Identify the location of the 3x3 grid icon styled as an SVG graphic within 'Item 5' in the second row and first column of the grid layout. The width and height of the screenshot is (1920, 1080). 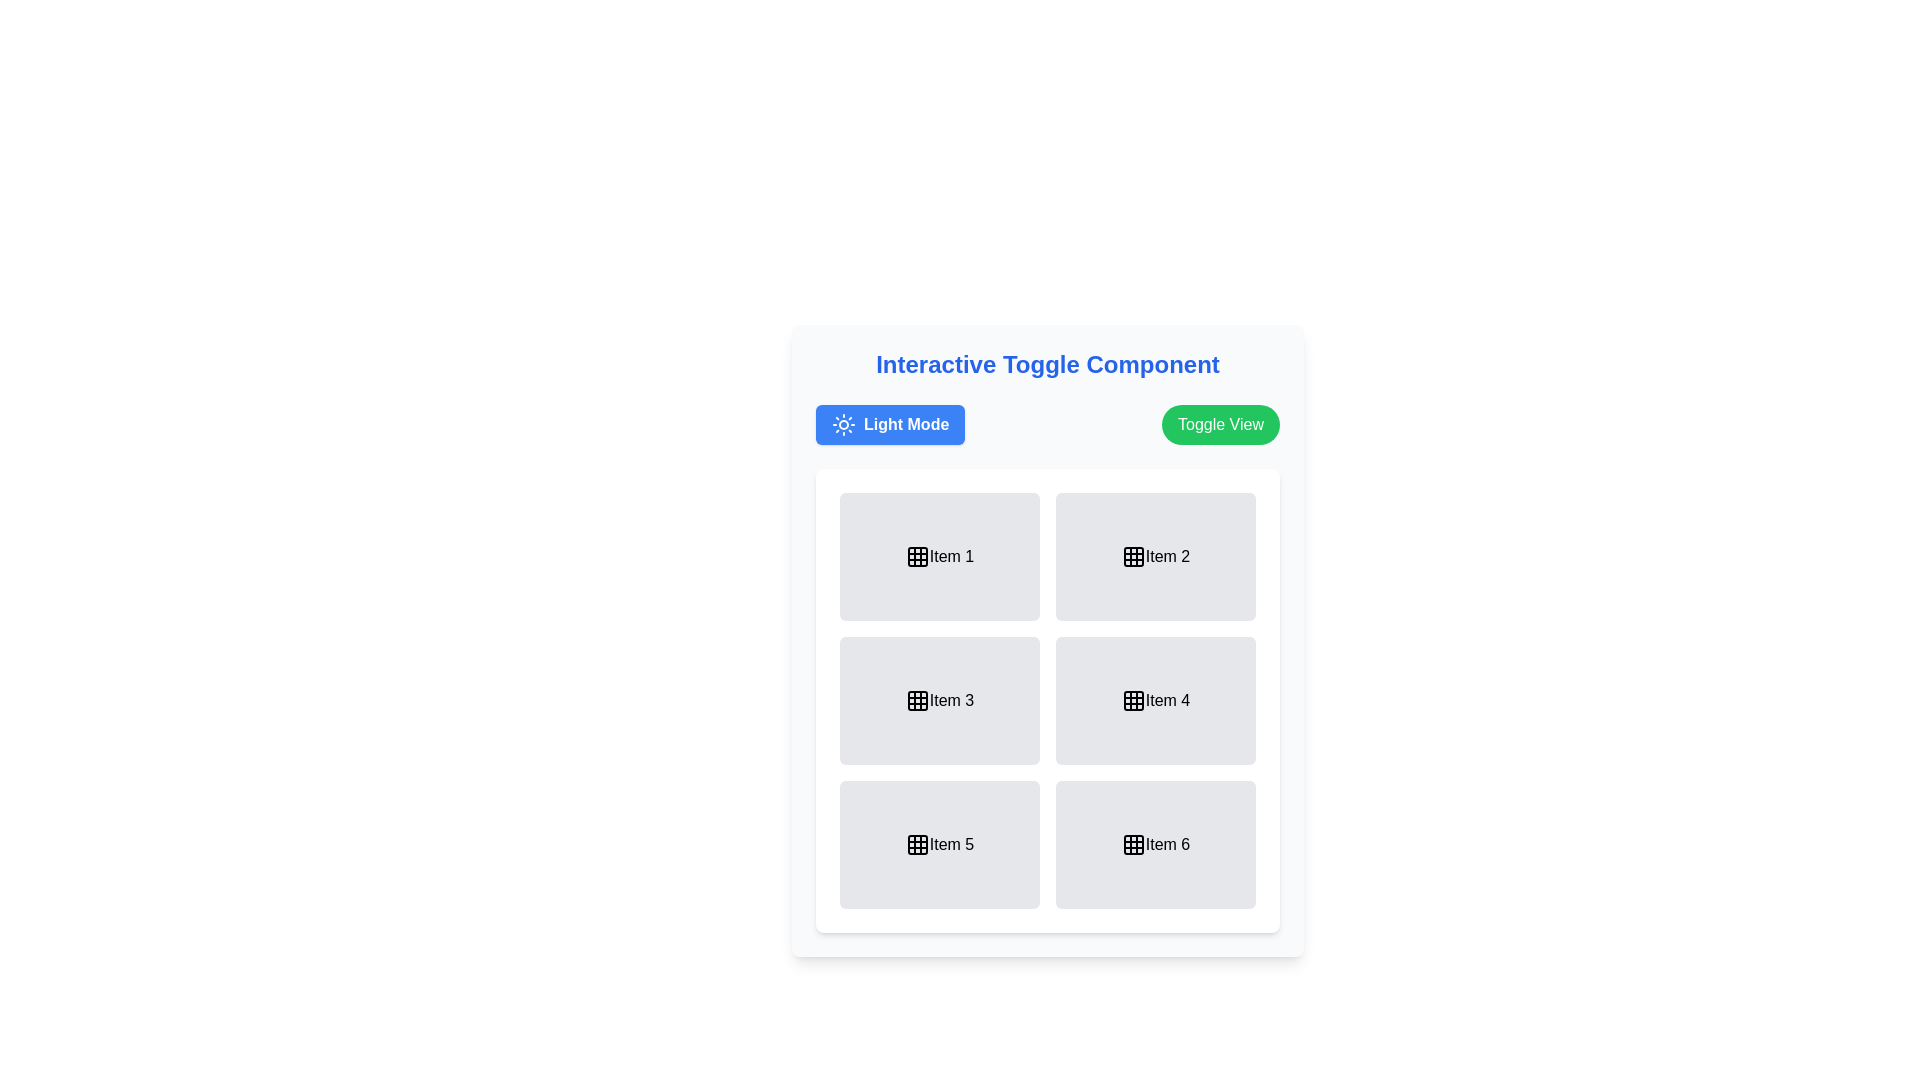
(916, 844).